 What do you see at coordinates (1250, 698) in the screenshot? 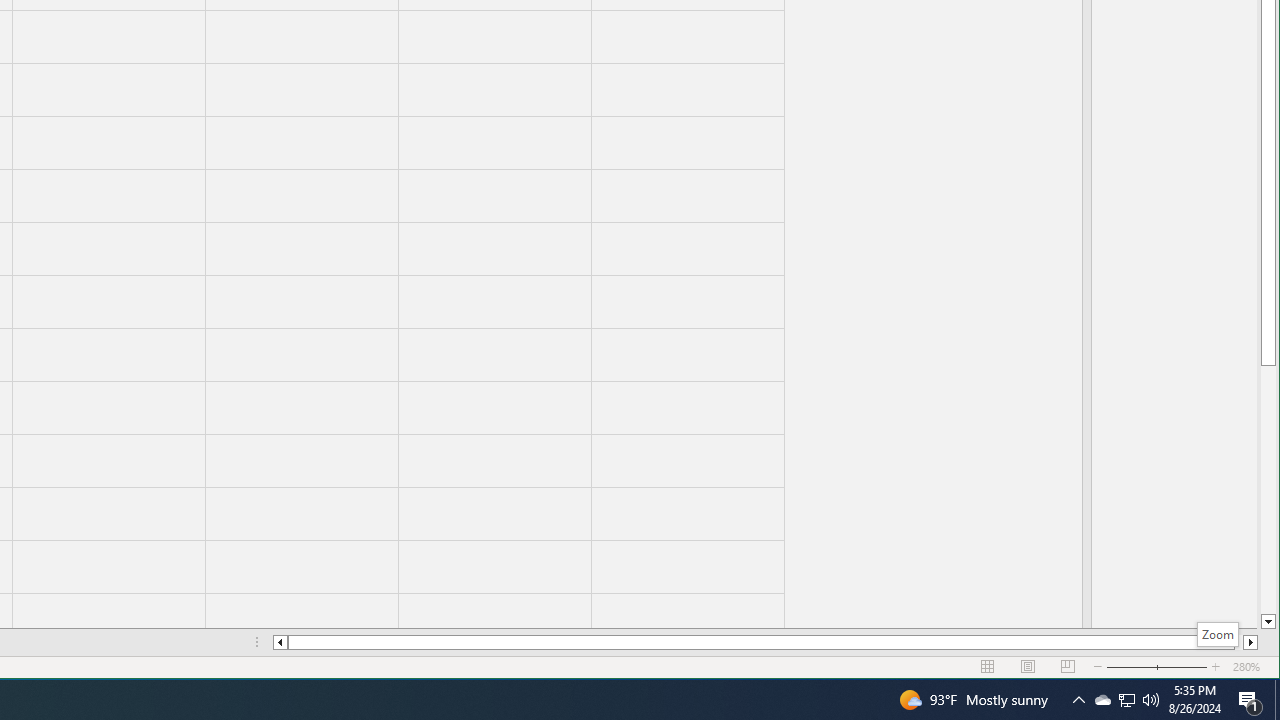
I see `'Action Center, 1 new notification'` at bounding box center [1250, 698].